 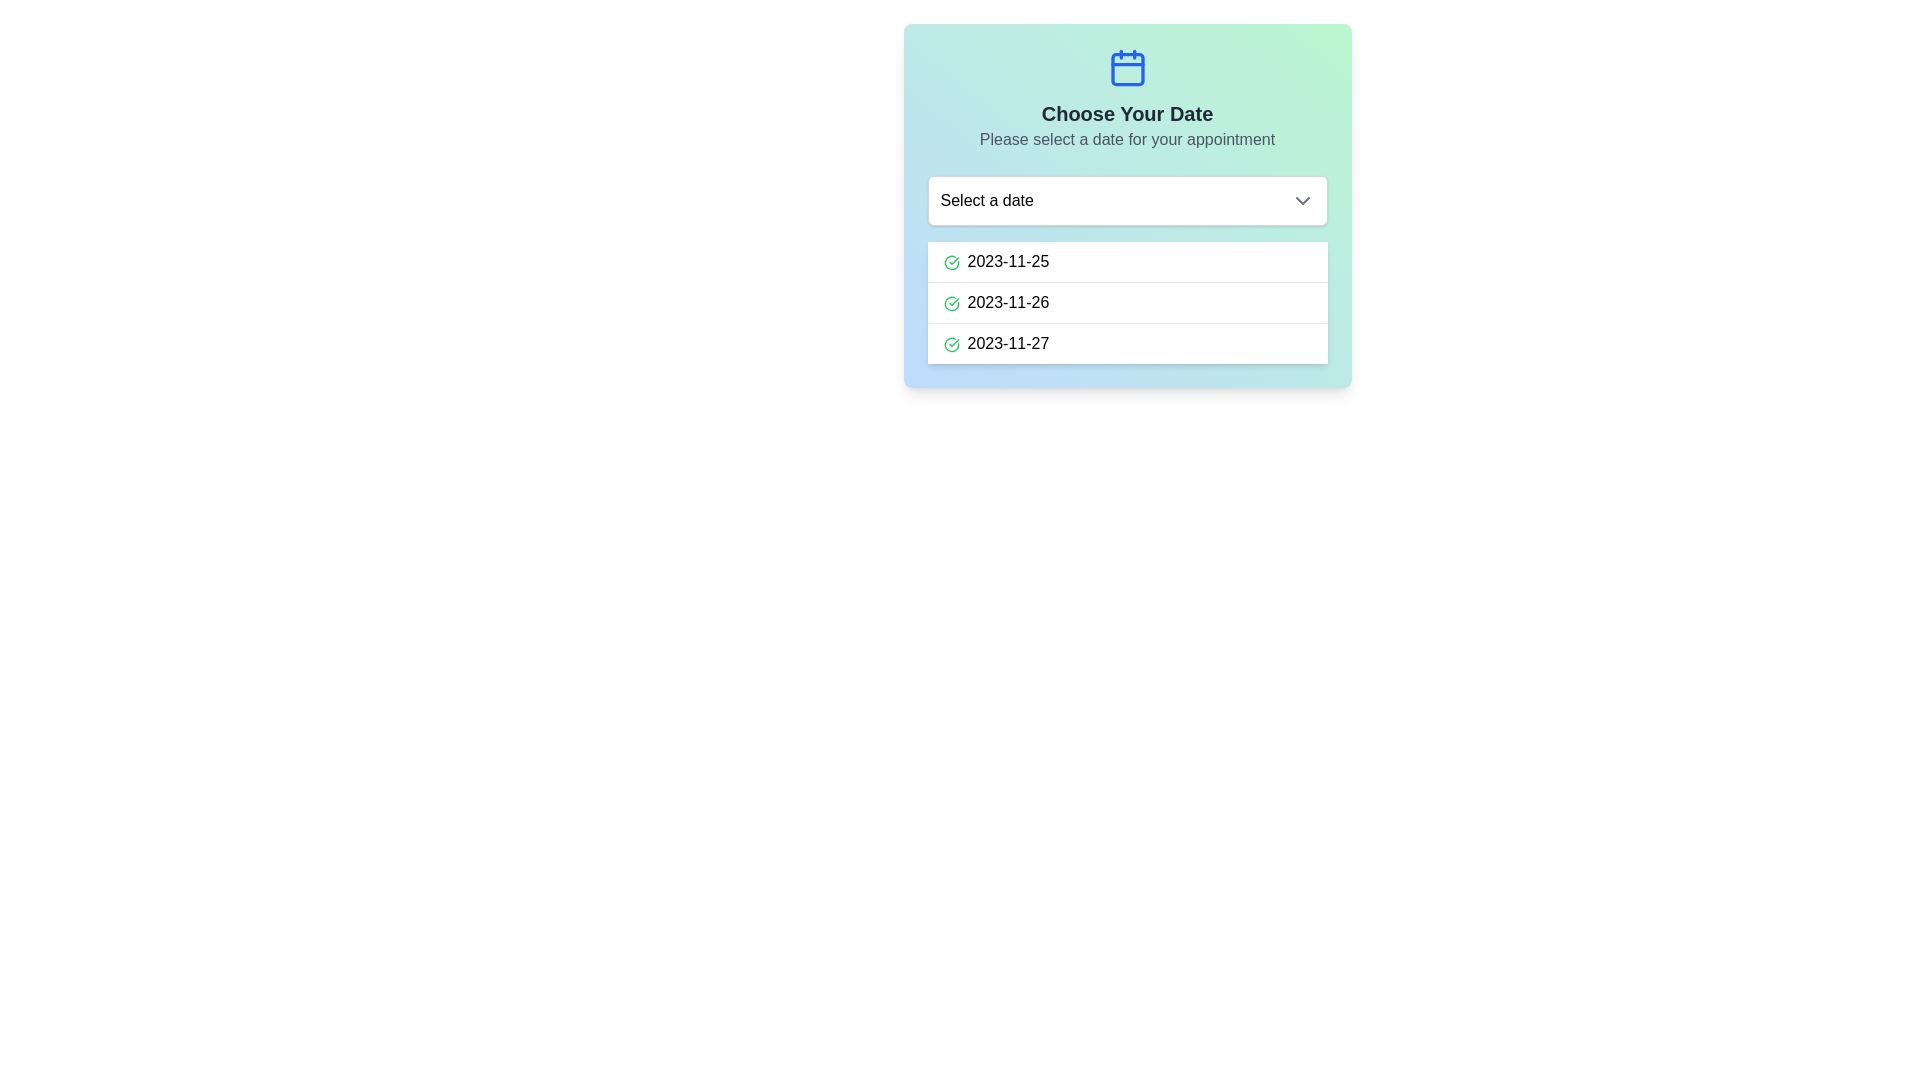 I want to click on the calendar selection icon located at the top-center of the 'Choose Your Date' dialog box, directly above the heading text, so click(x=1127, y=67).